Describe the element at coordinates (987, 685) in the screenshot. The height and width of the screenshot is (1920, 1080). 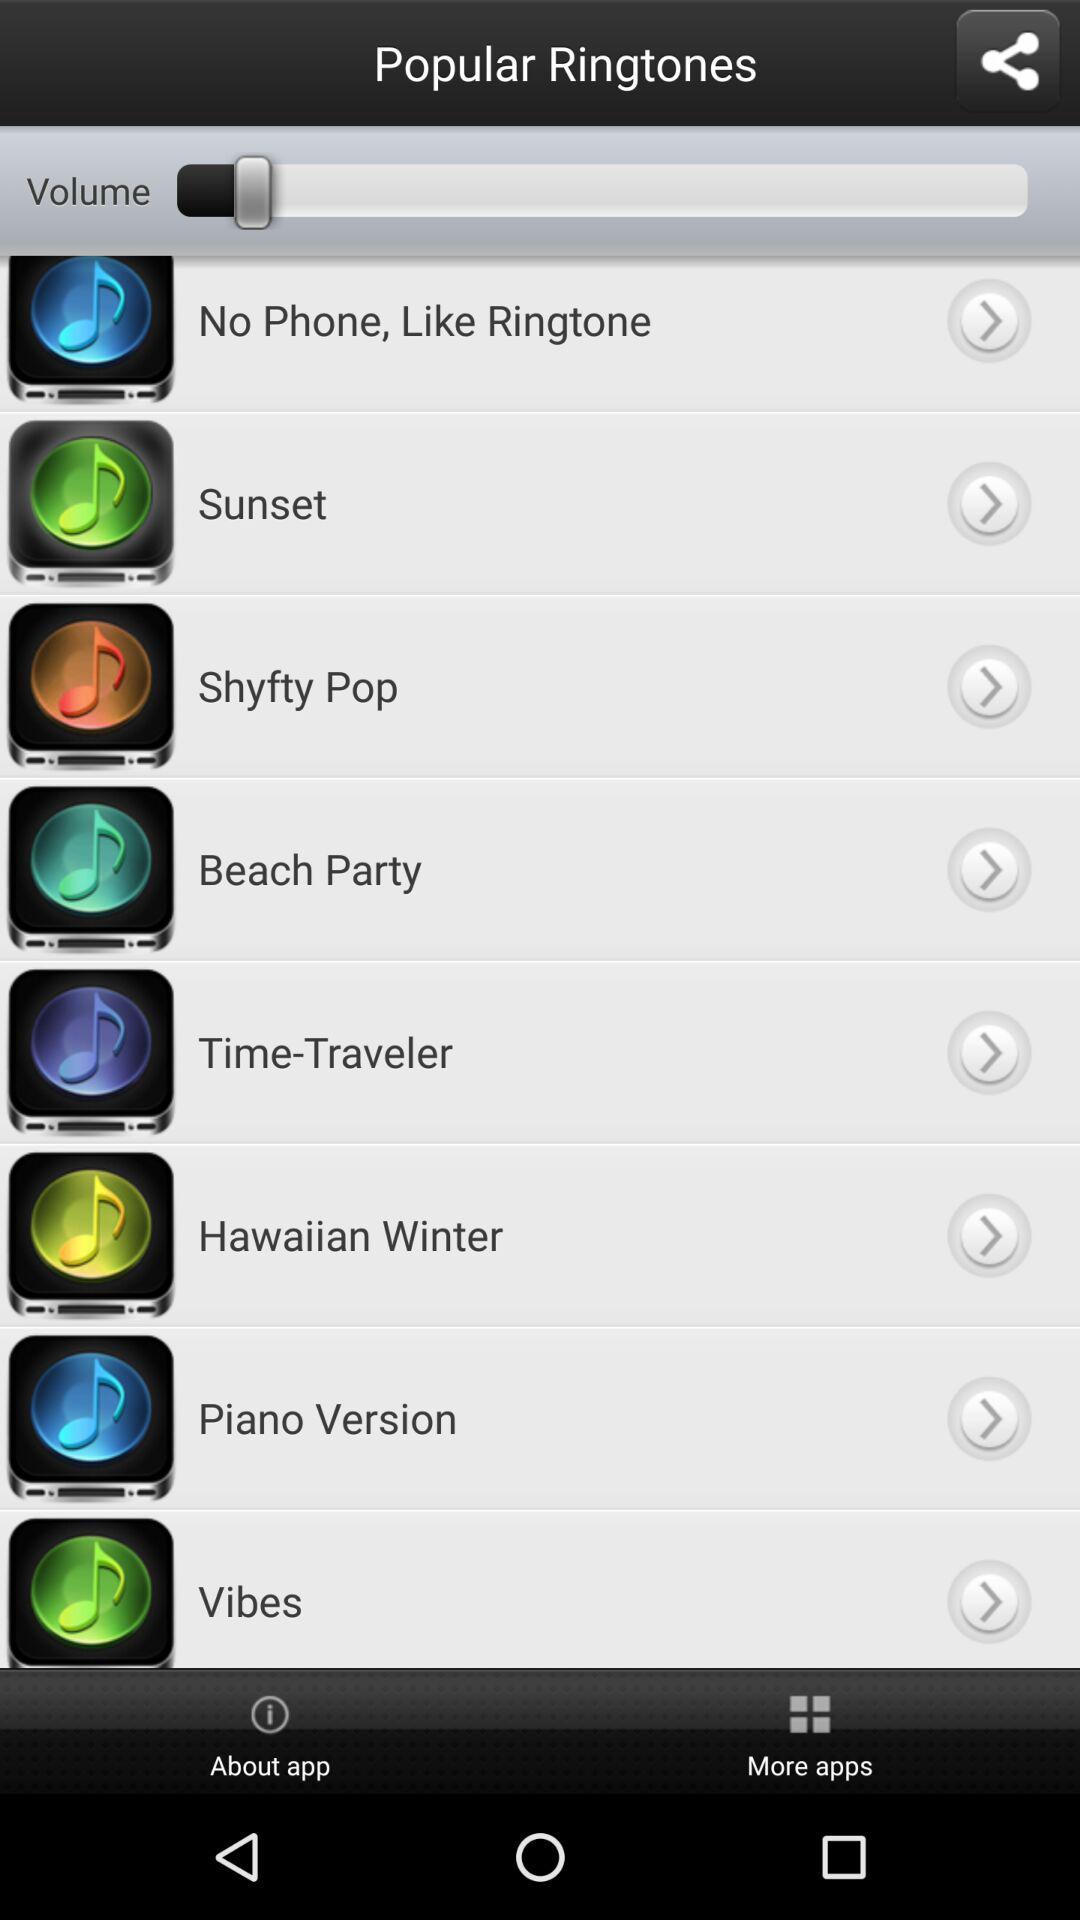
I see `download ringtone` at that location.